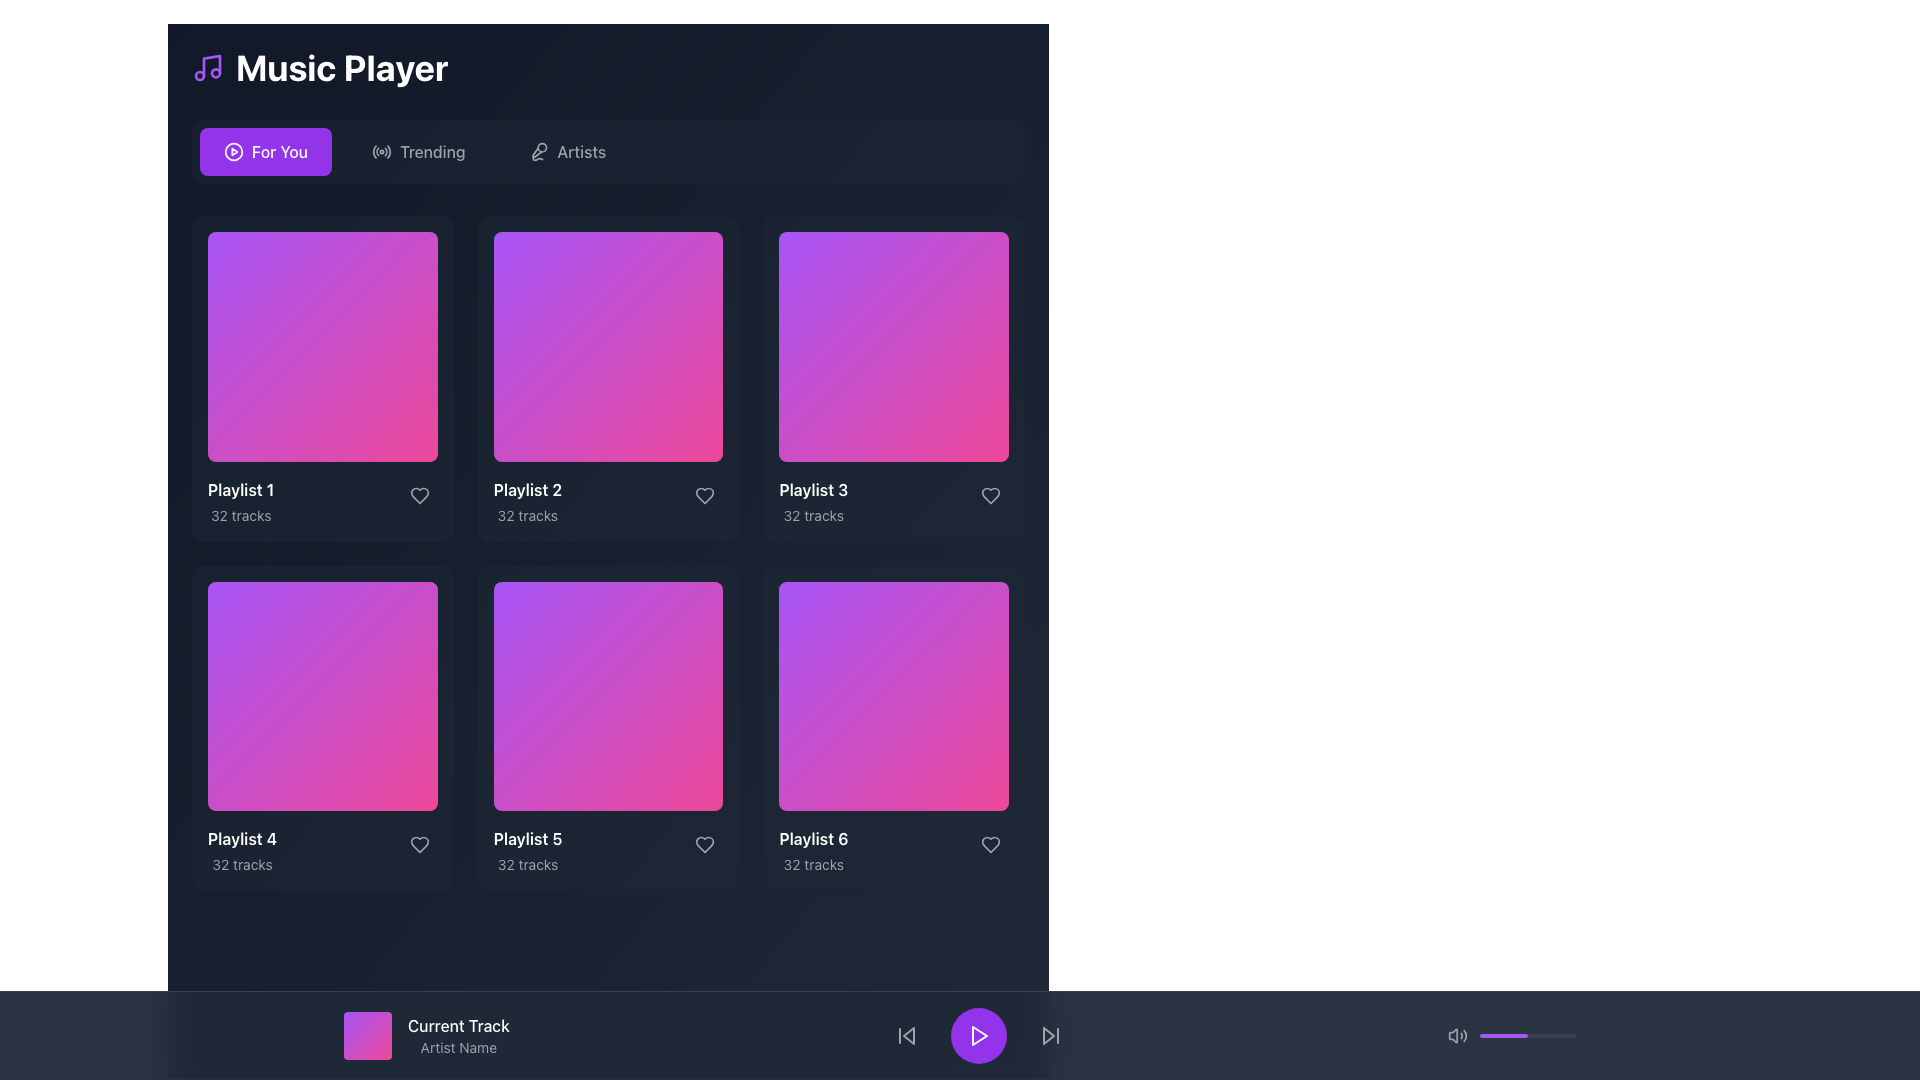 The height and width of the screenshot is (1080, 1920). I want to click on the slider value, so click(1549, 1035).